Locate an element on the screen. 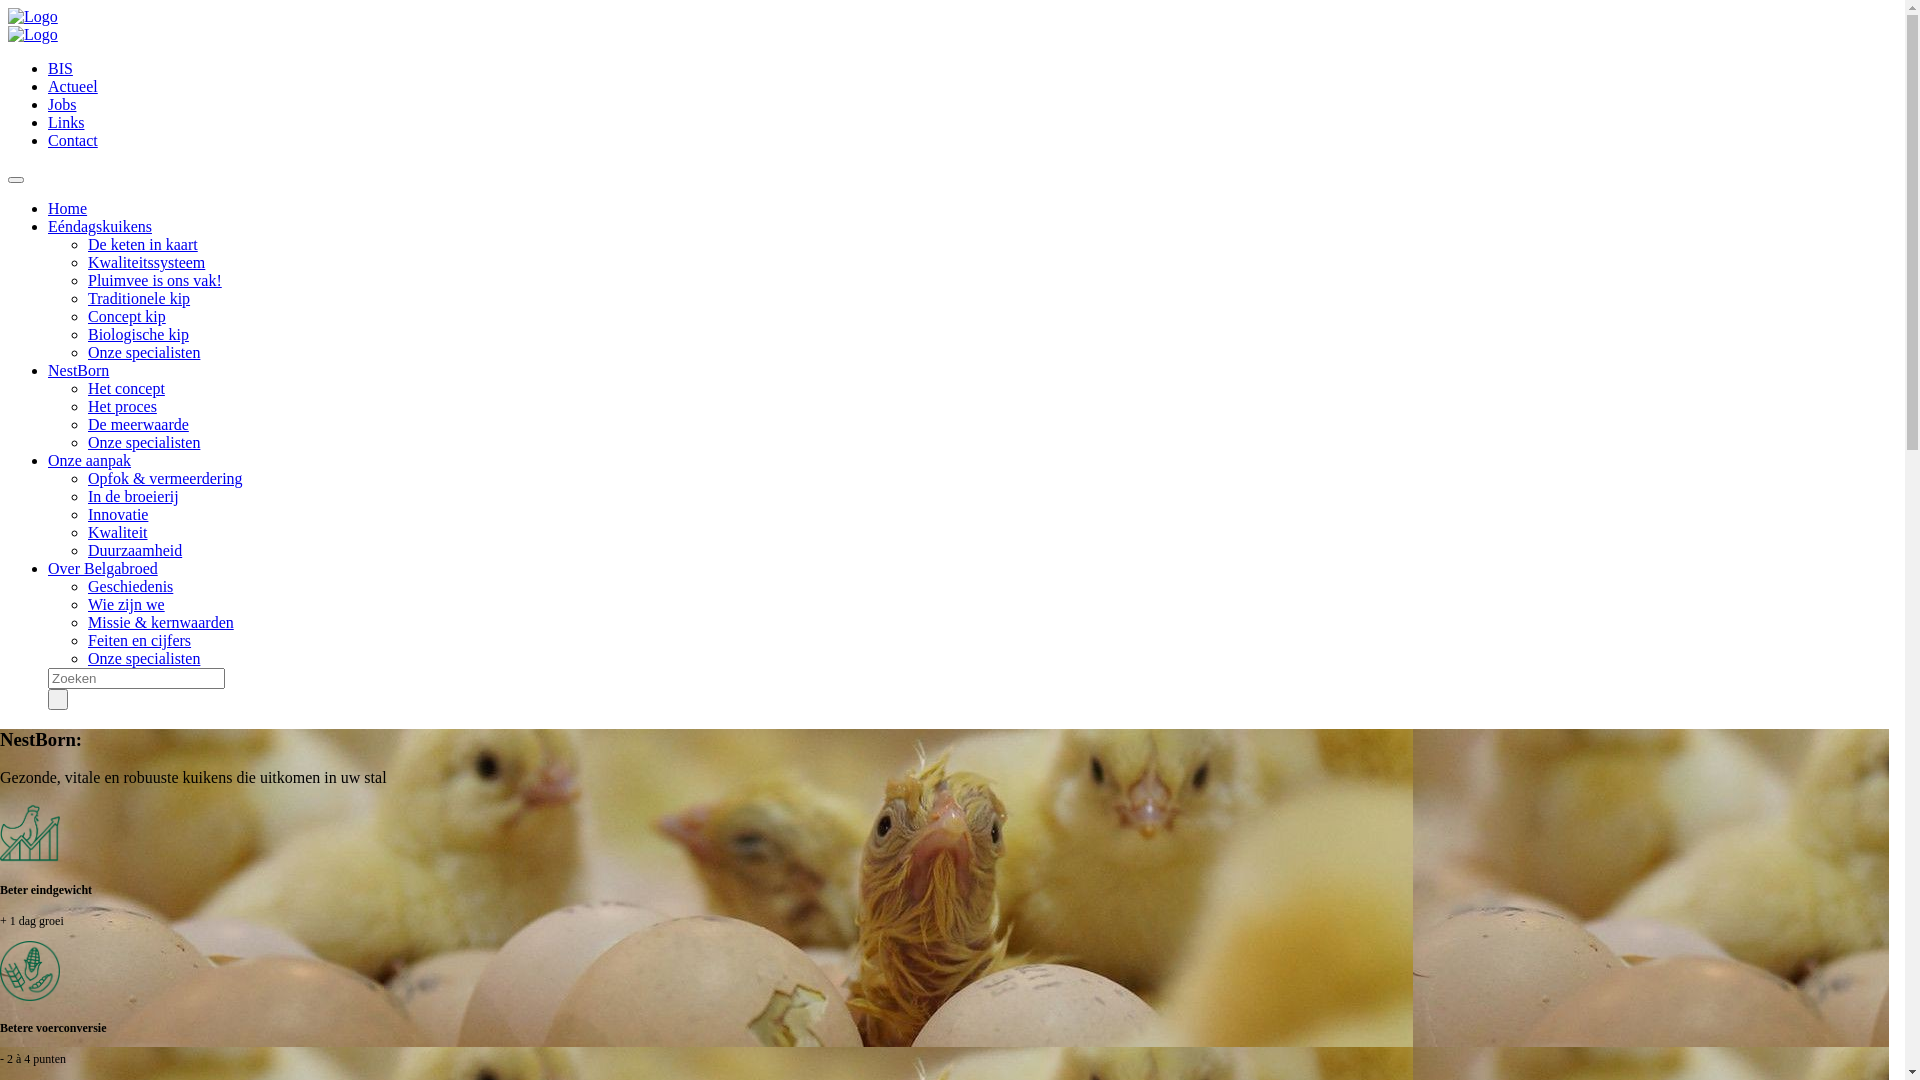  'Concept kip' is located at coordinates (125, 315).